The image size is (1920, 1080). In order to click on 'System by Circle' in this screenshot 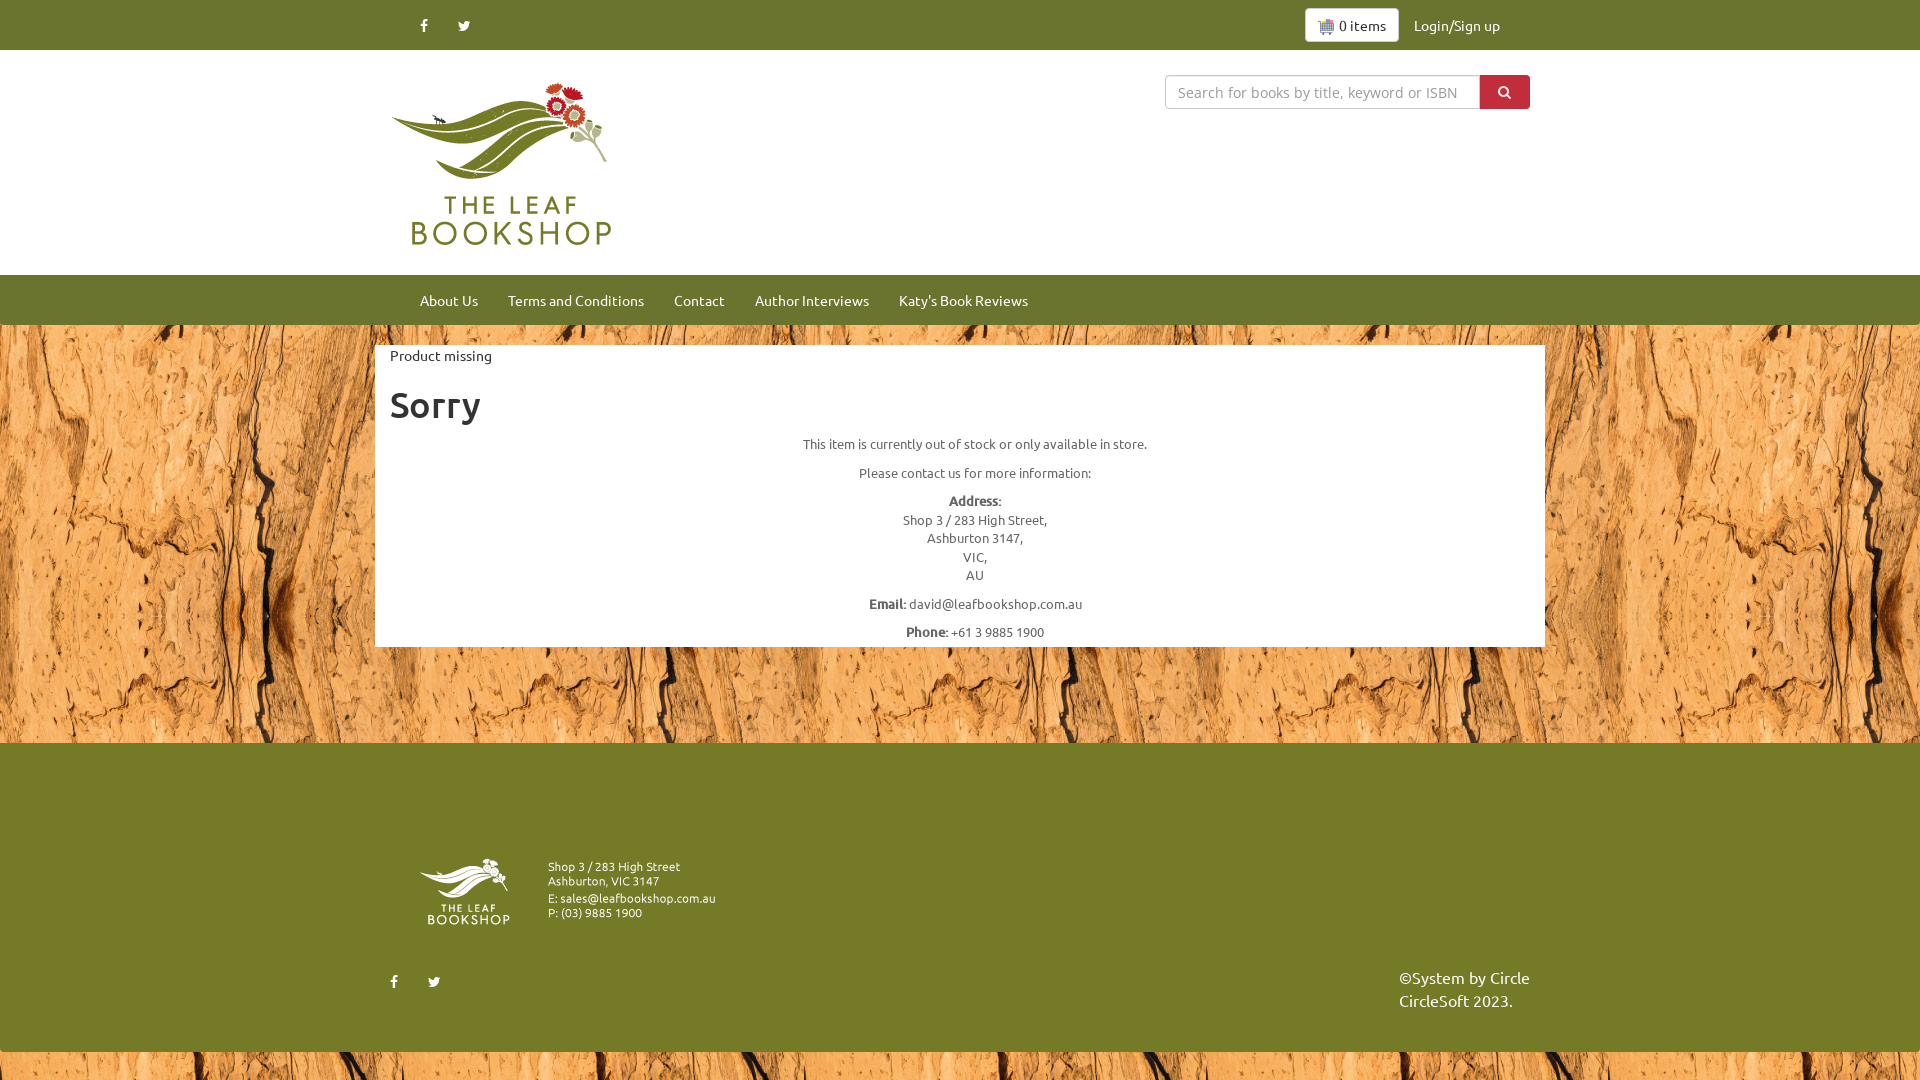, I will do `click(1470, 976)`.